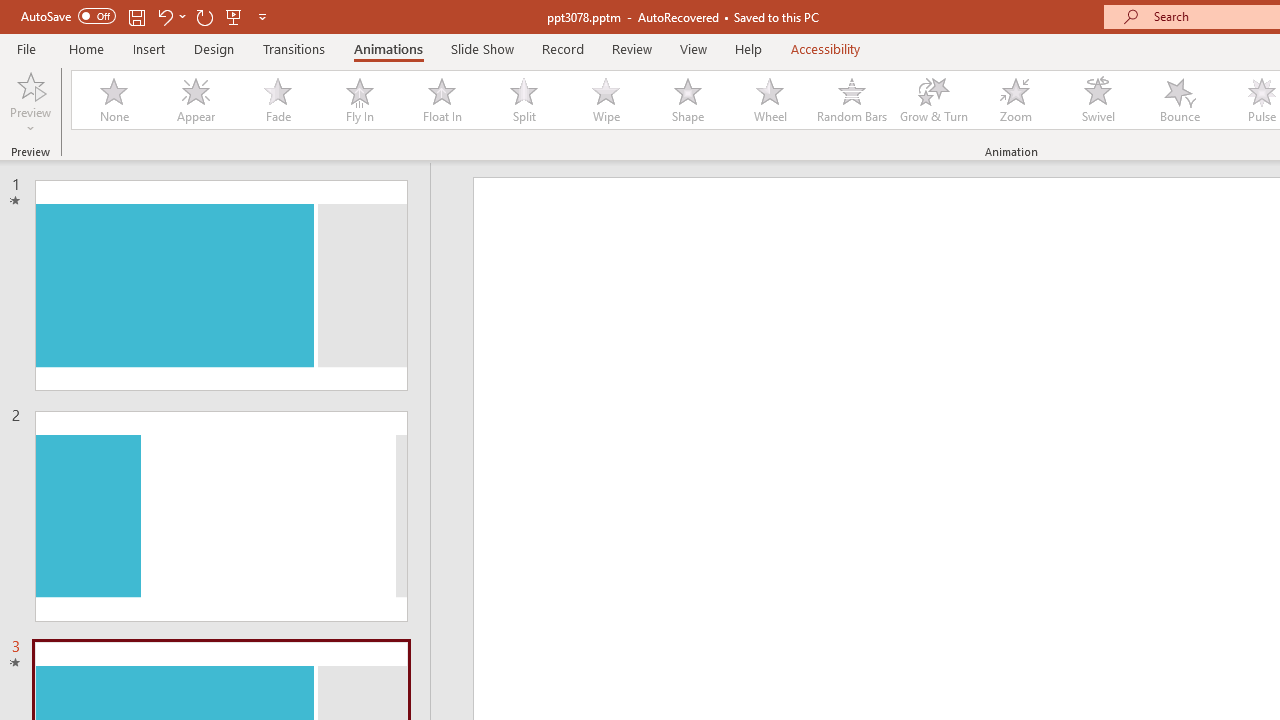 The height and width of the screenshot is (720, 1280). What do you see at coordinates (112, 100) in the screenshot?
I see `'None'` at bounding box center [112, 100].